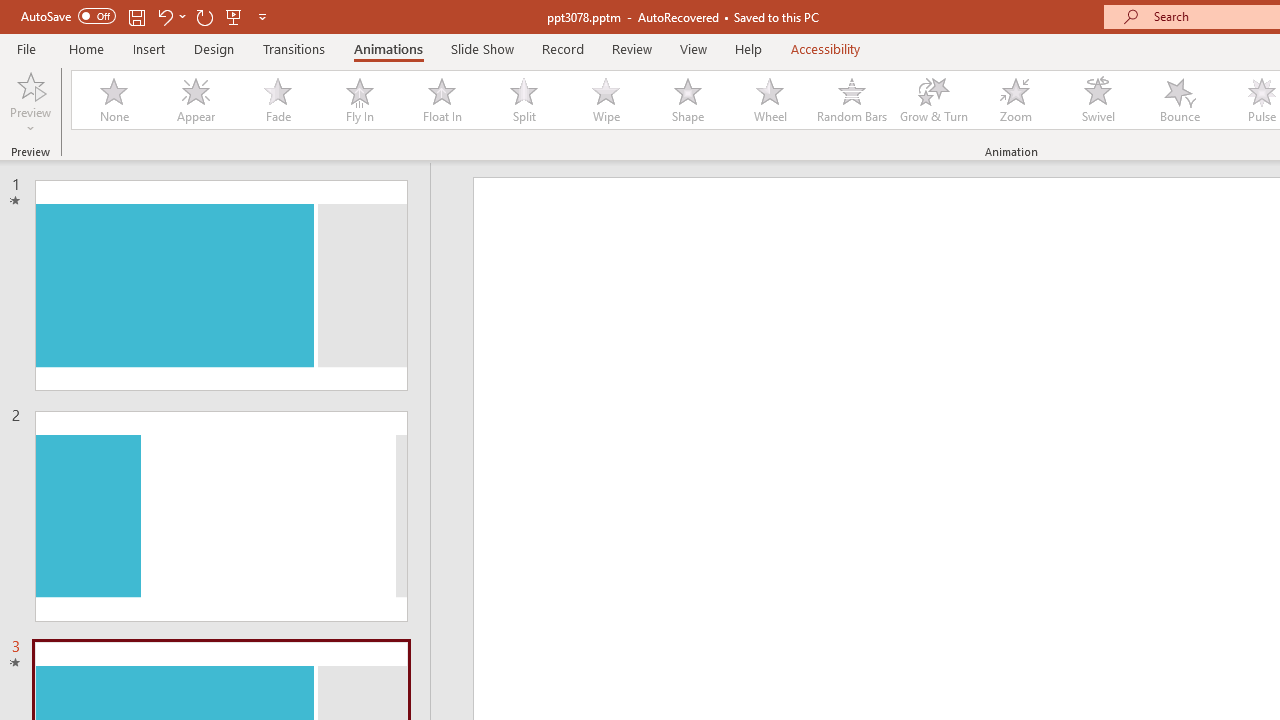 The height and width of the screenshot is (720, 1280). What do you see at coordinates (112, 100) in the screenshot?
I see `'None'` at bounding box center [112, 100].